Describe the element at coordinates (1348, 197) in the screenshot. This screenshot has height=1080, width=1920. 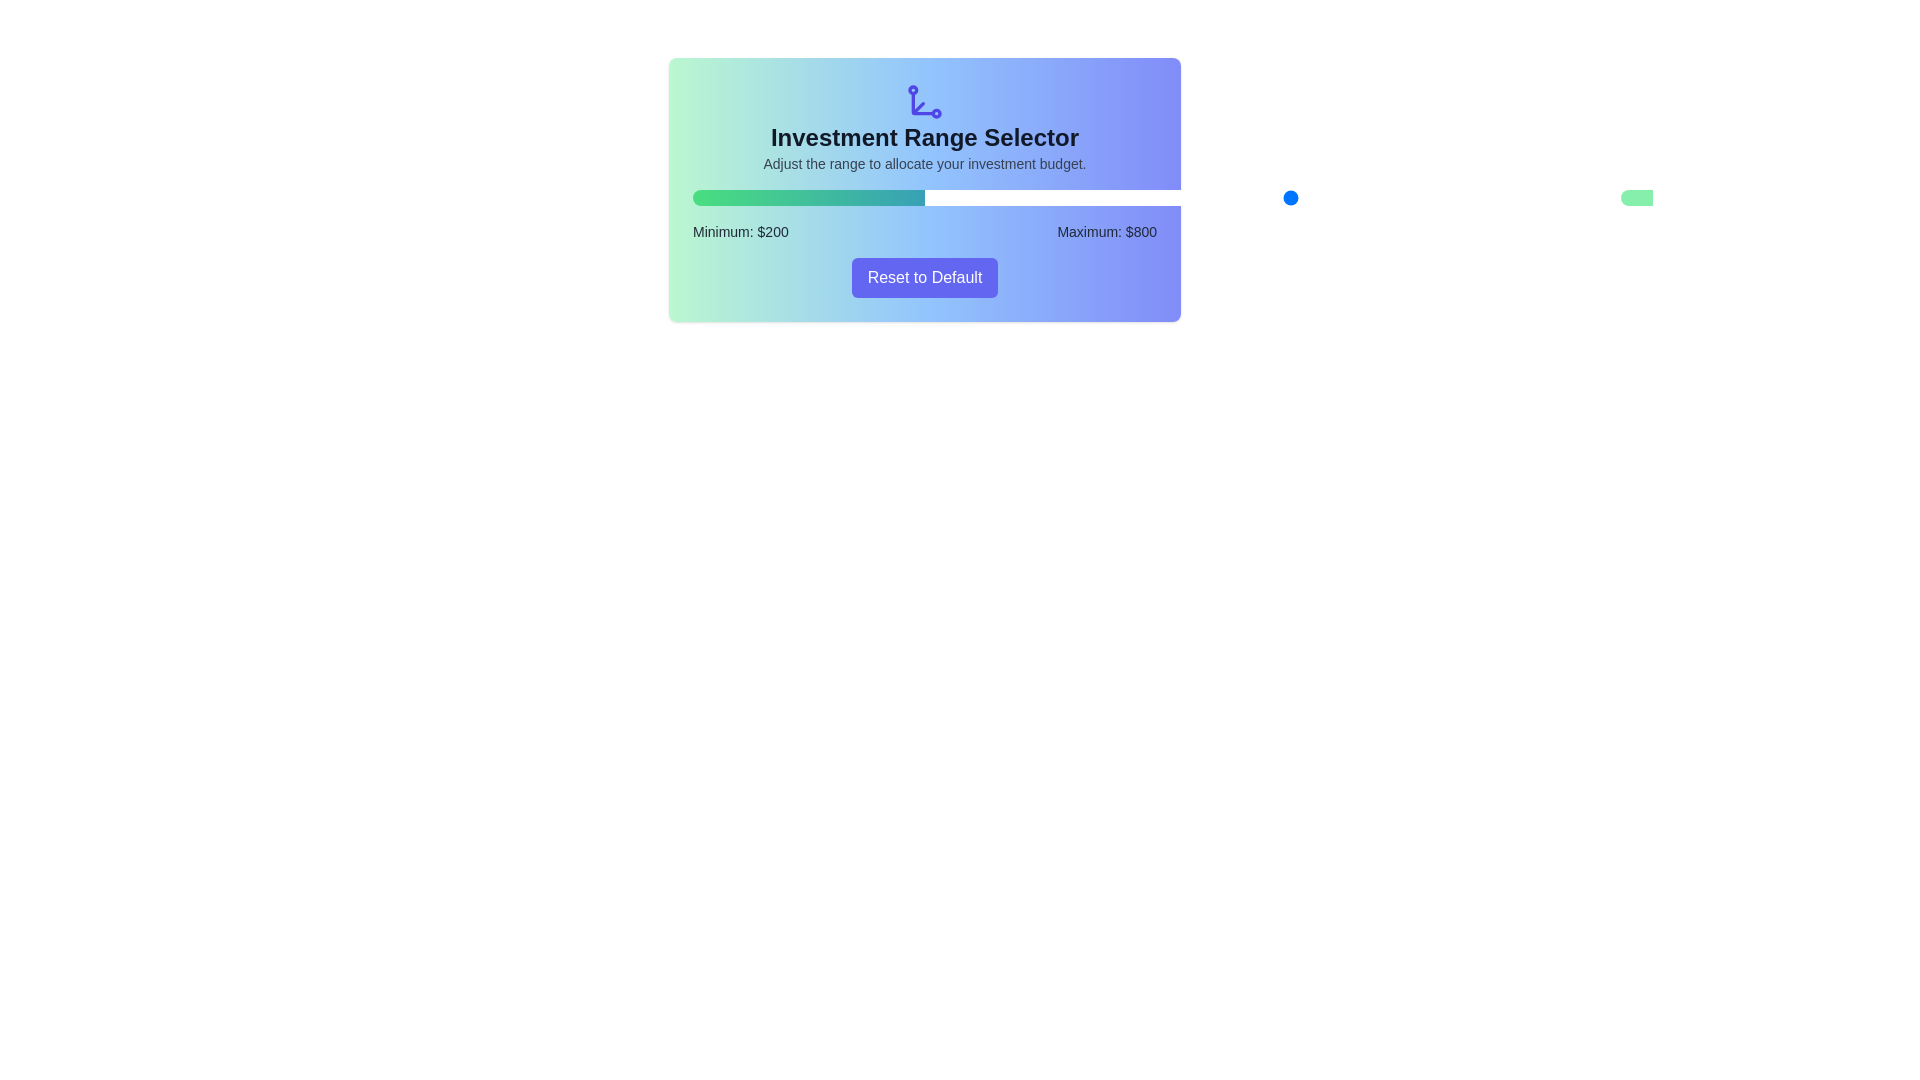
I see `the maximum investment range to 748 by dragging the right slider` at that location.